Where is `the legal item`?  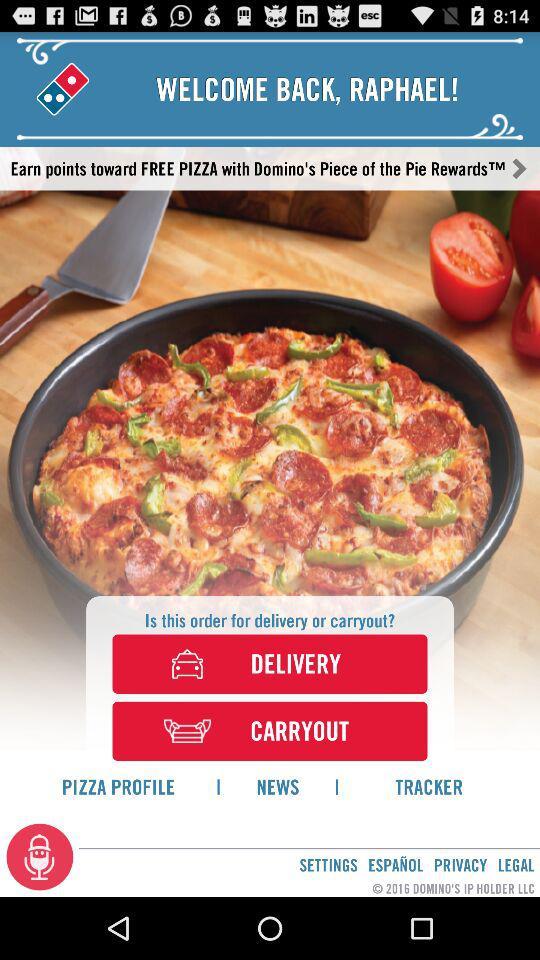
the legal item is located at coordinates (516, 864).